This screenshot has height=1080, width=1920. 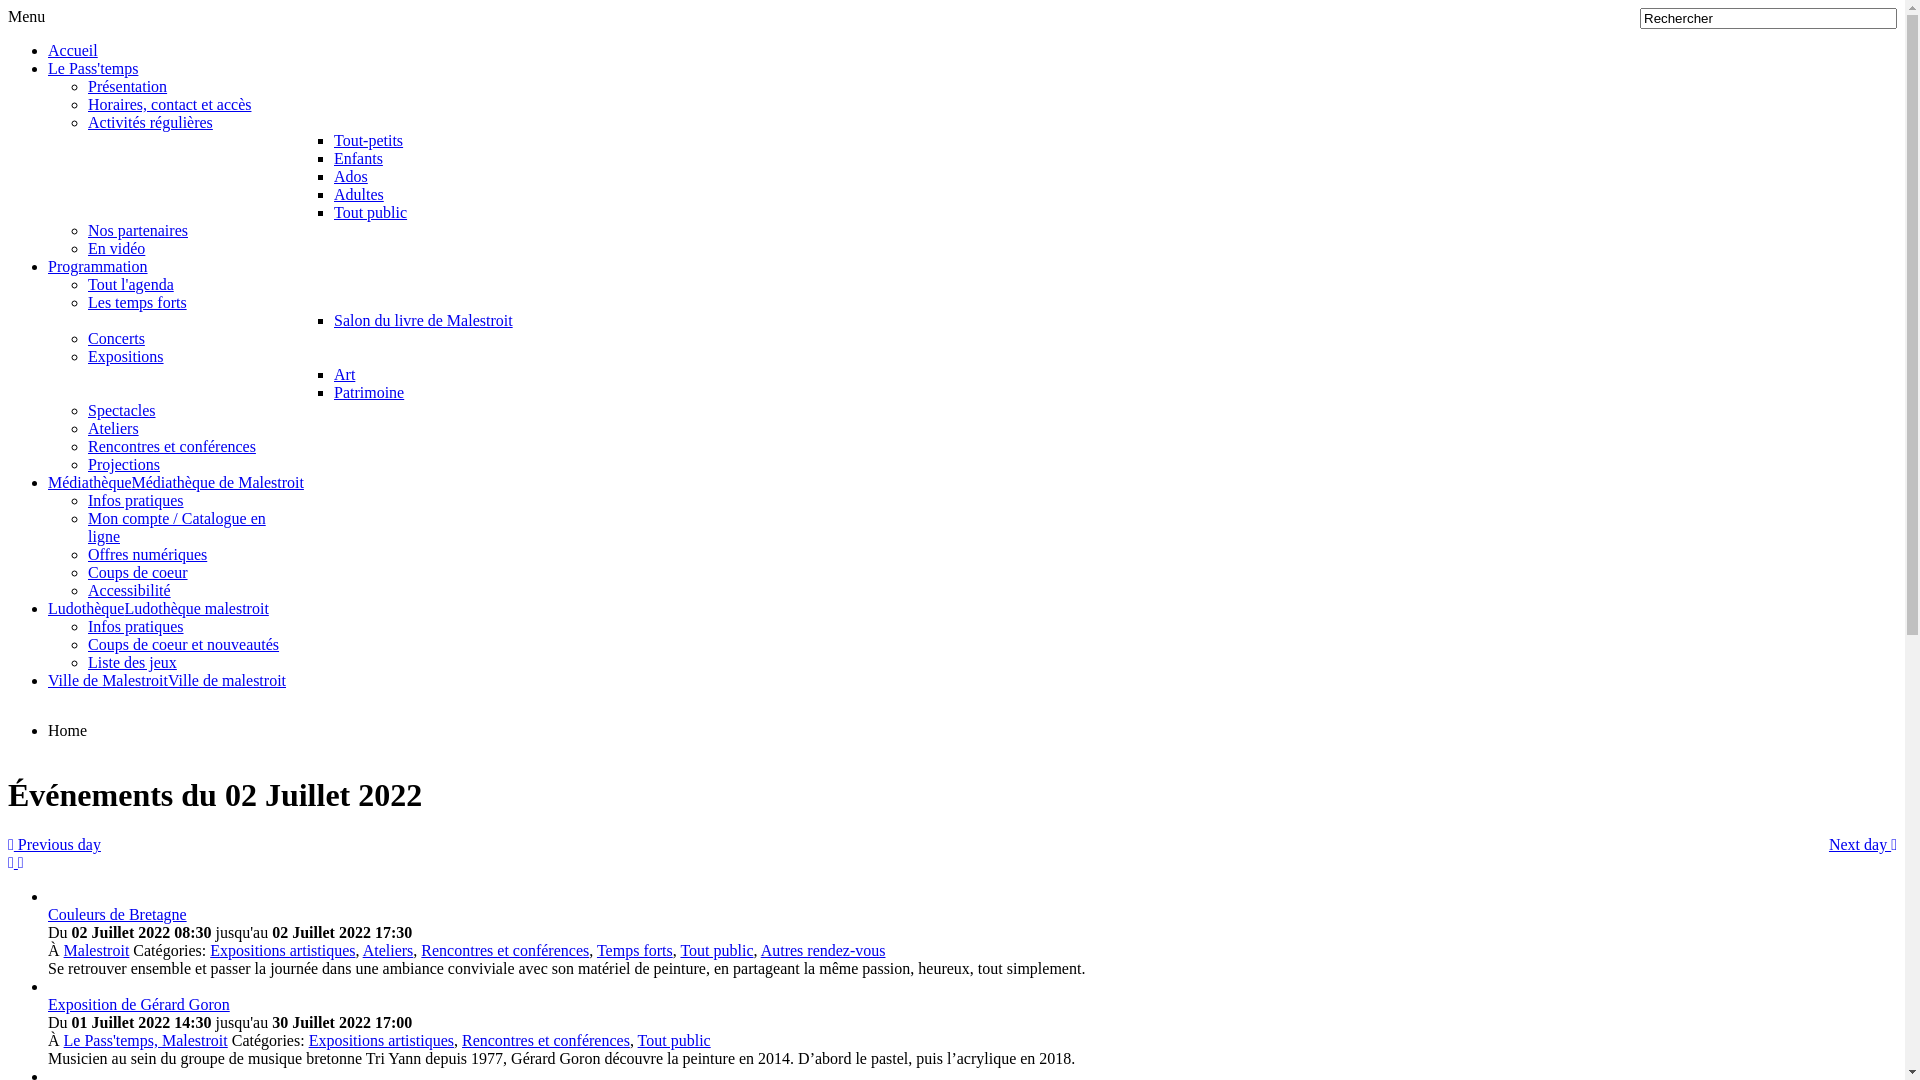 I want to click on 'Patrimoine', so click(x=369, y=392).